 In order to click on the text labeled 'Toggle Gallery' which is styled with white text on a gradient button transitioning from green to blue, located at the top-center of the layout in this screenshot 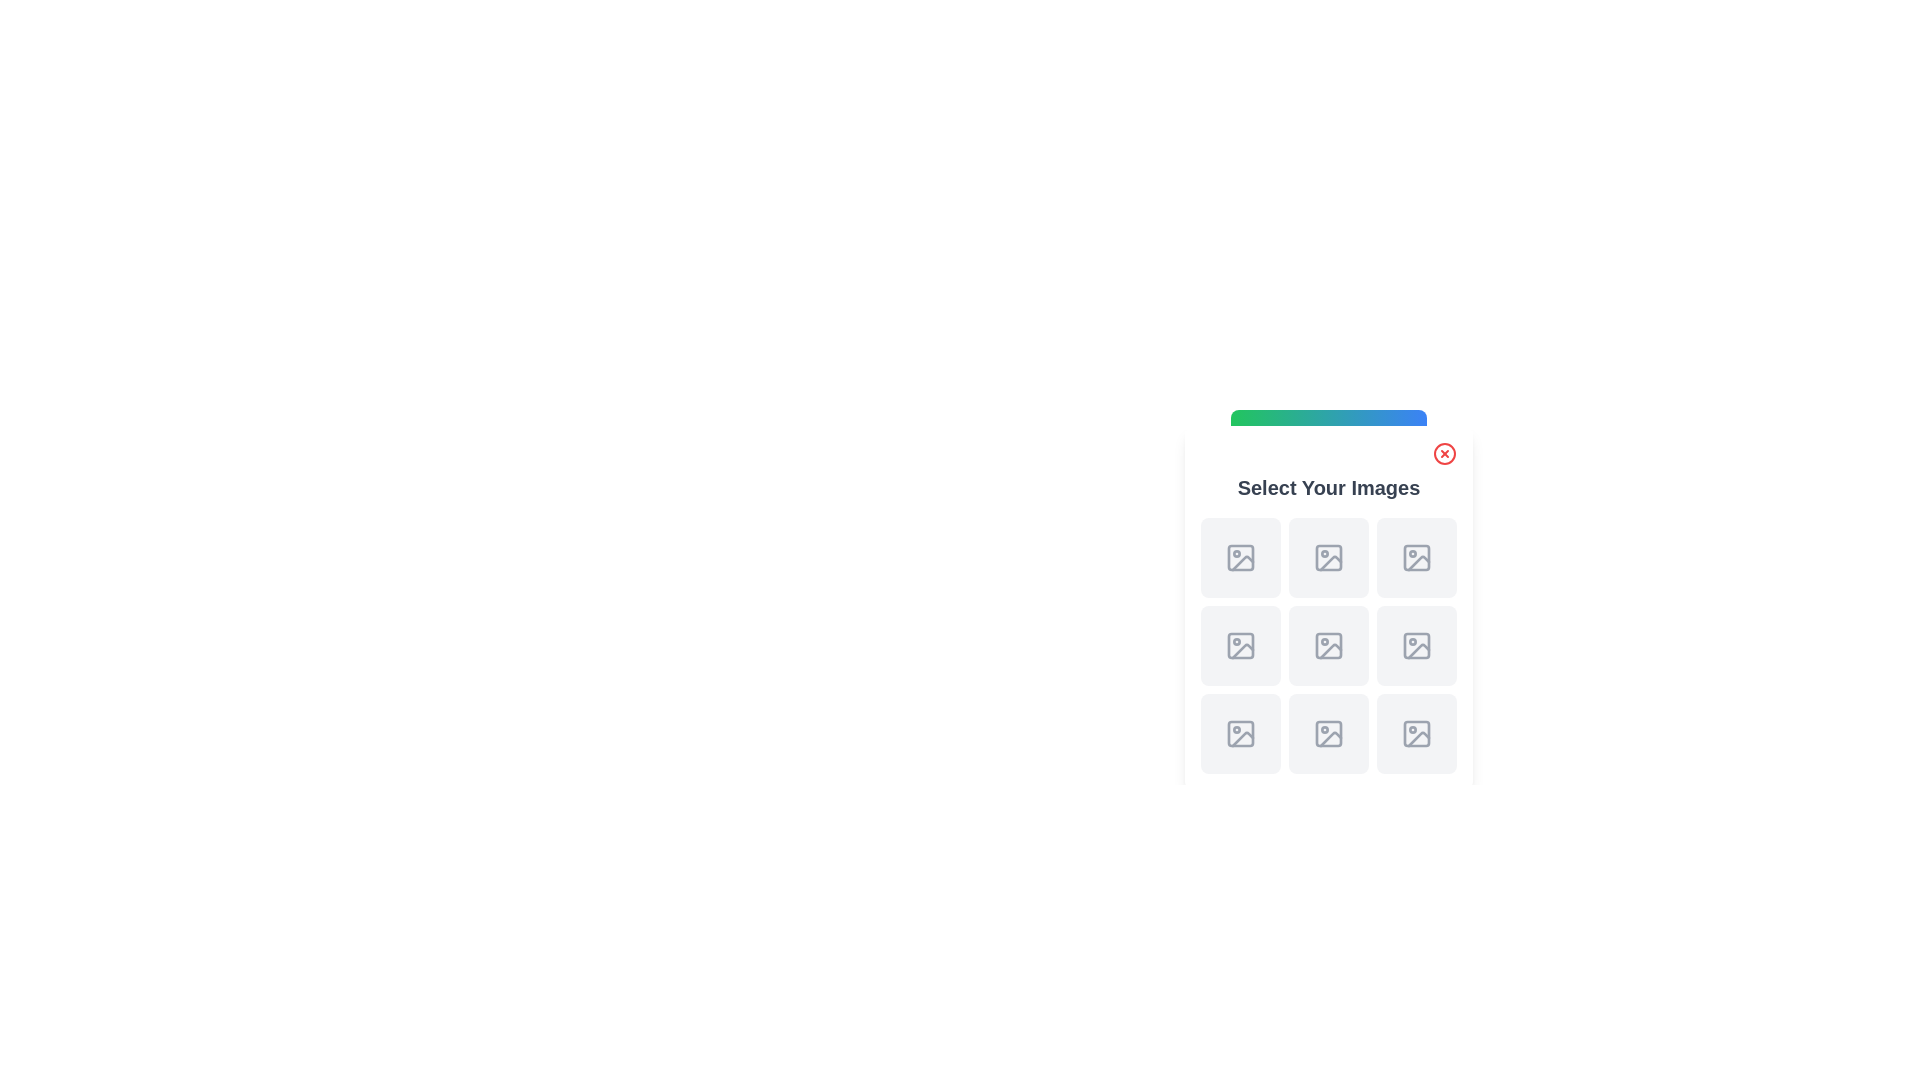, I will do `click(1344, 434)`.